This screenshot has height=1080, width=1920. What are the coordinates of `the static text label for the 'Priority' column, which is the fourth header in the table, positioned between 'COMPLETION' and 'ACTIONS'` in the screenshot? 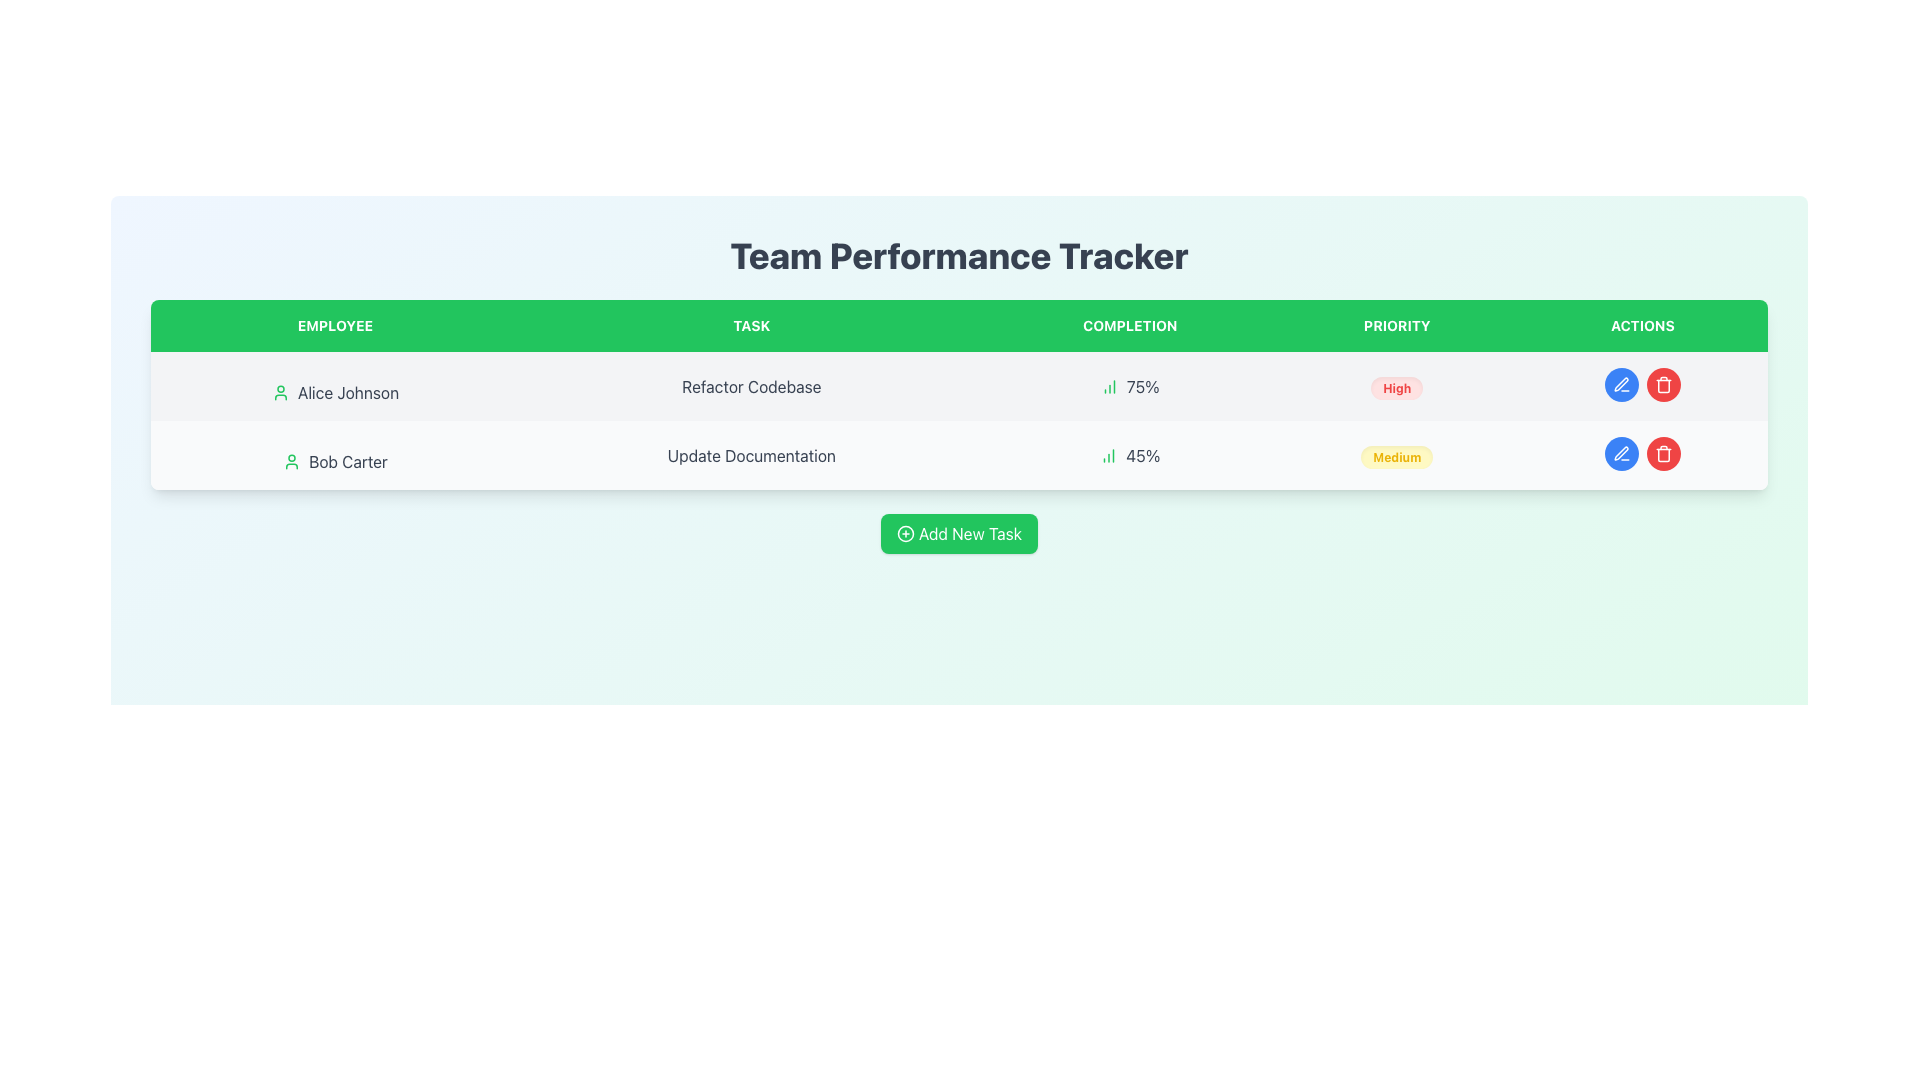 It's located at (1396, 325).